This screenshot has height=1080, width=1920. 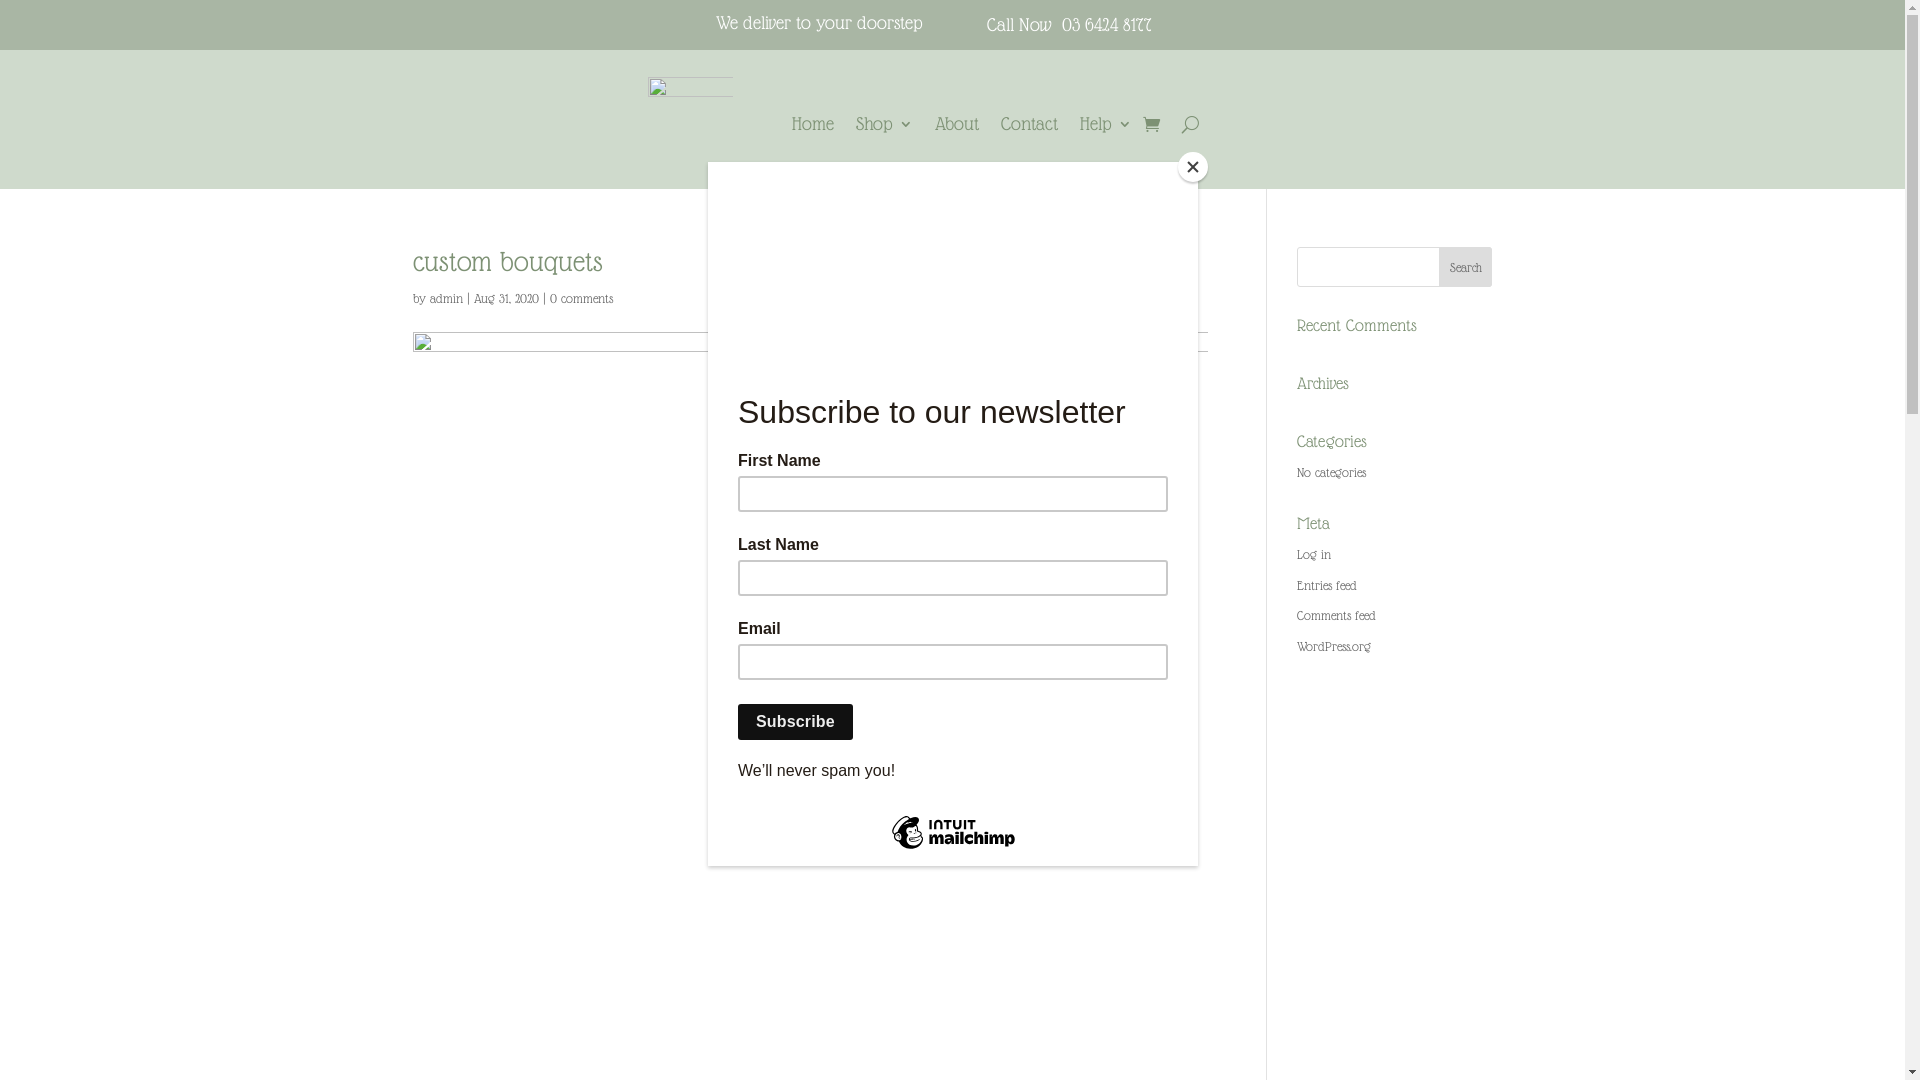 What do you see at coordinates (812, 127) in the screenshot?
I see `'Home'` at bounding box center [812, 127].